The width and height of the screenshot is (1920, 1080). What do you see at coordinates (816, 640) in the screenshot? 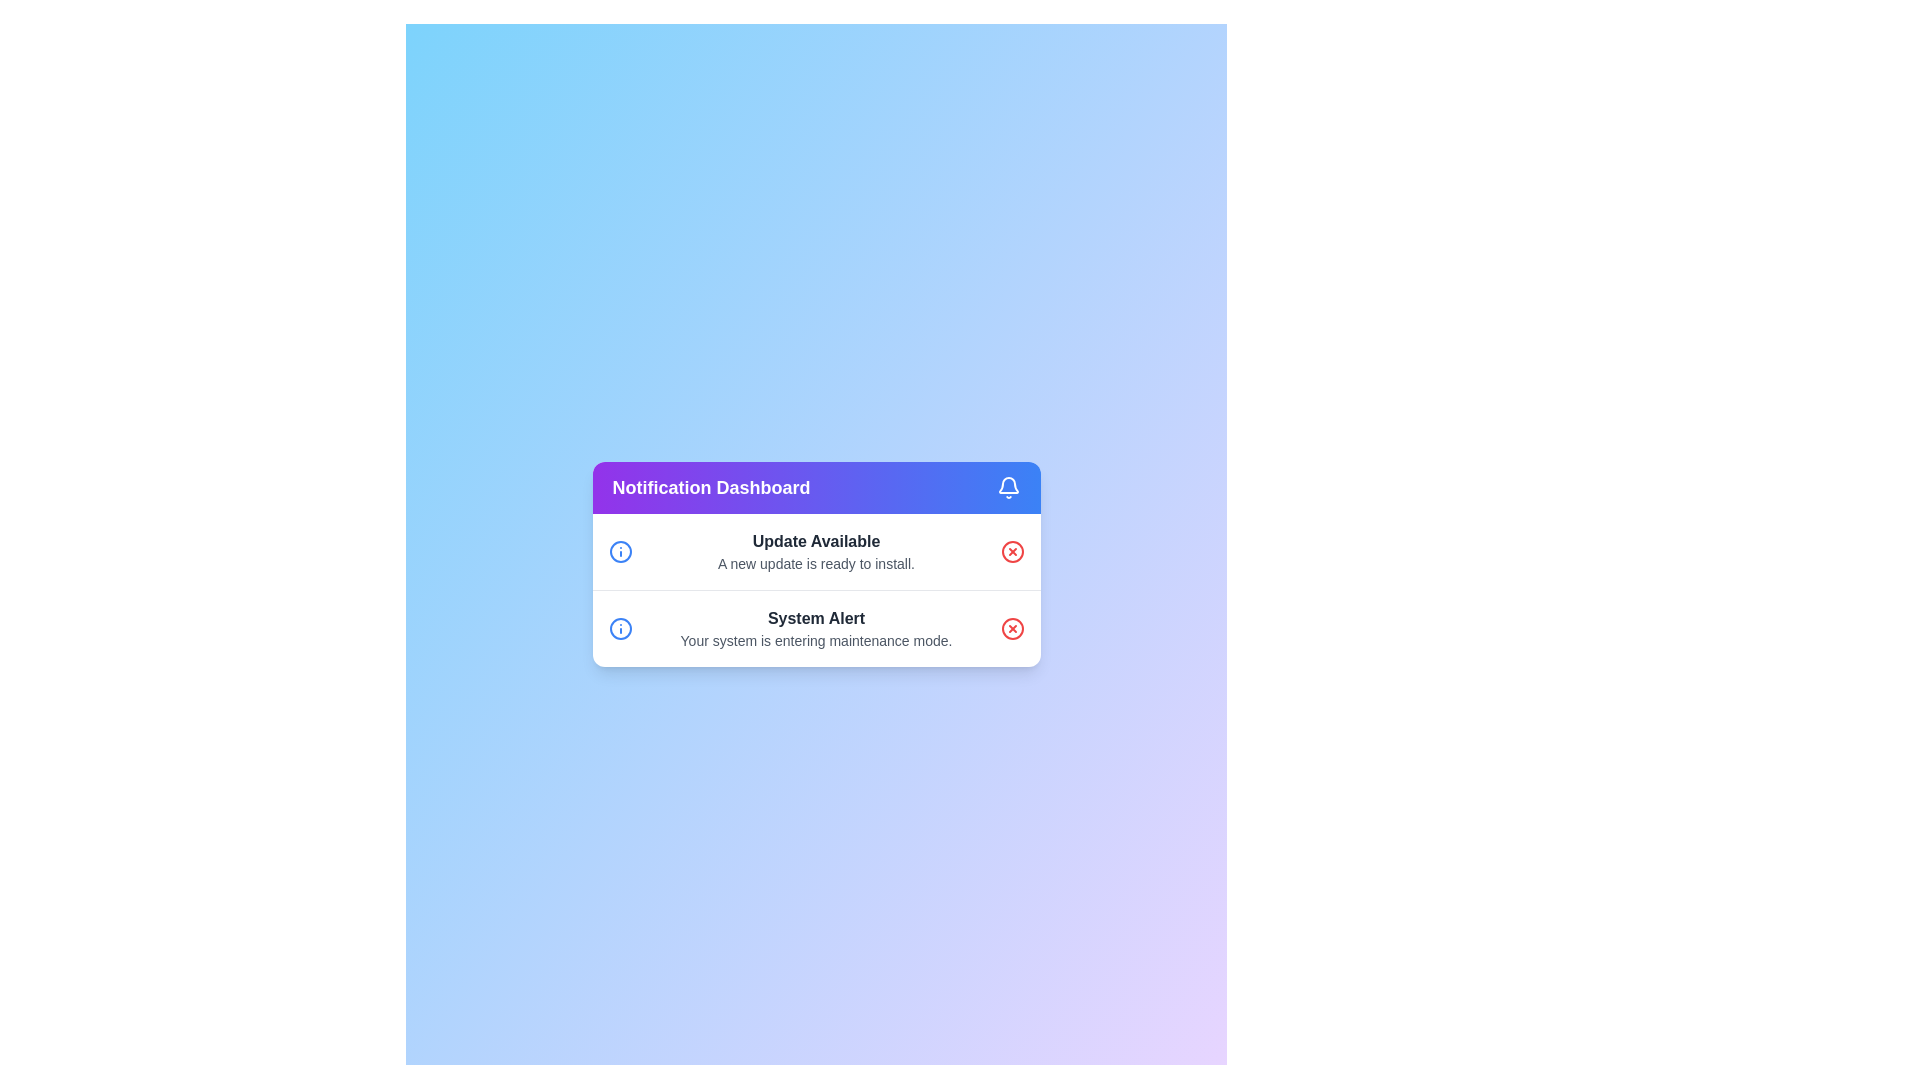
I see `the text element reading 'Your system is entering maintenance mode.' which is styled in gray color and located beneath the heading 'System Alert' within a notification card` at bounding box center [816, 640].